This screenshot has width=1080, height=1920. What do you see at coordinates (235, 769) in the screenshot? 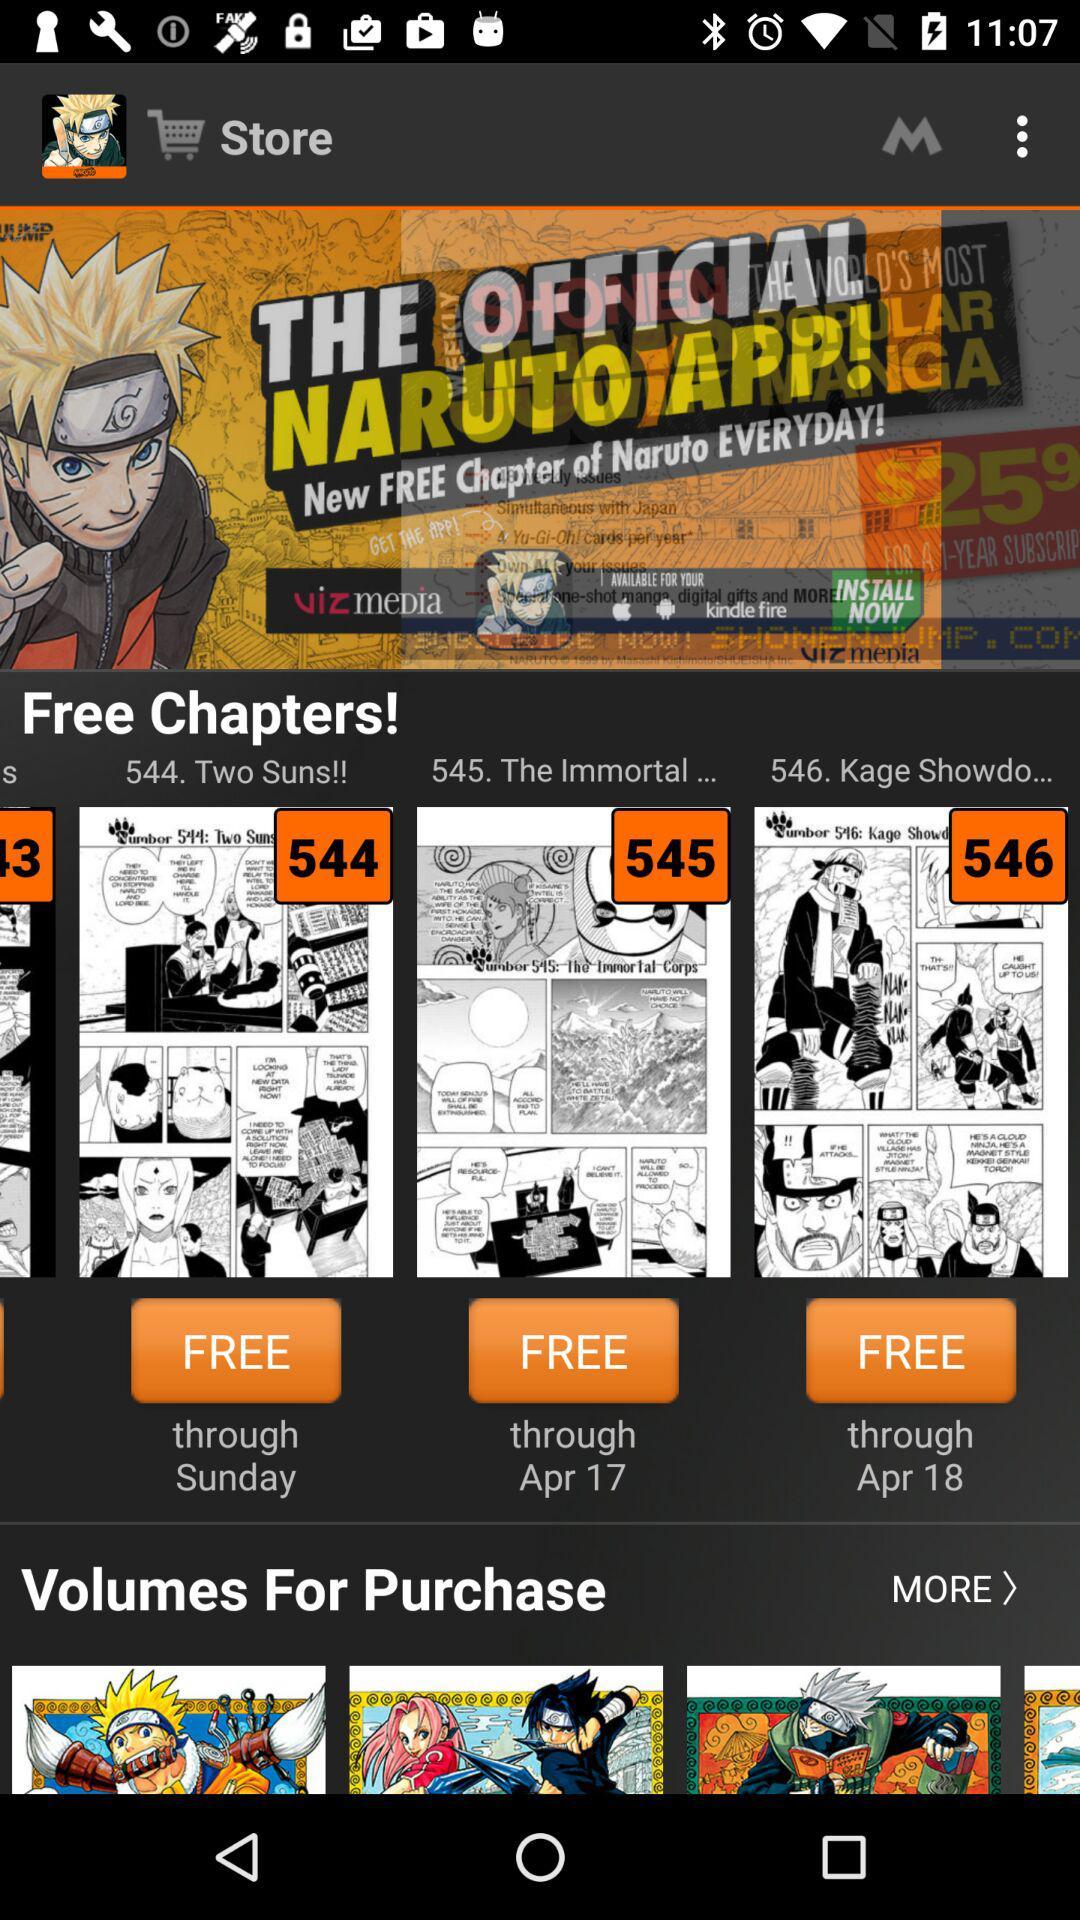
I see `the 544. two suns!!` at bounding box center [235, 769].